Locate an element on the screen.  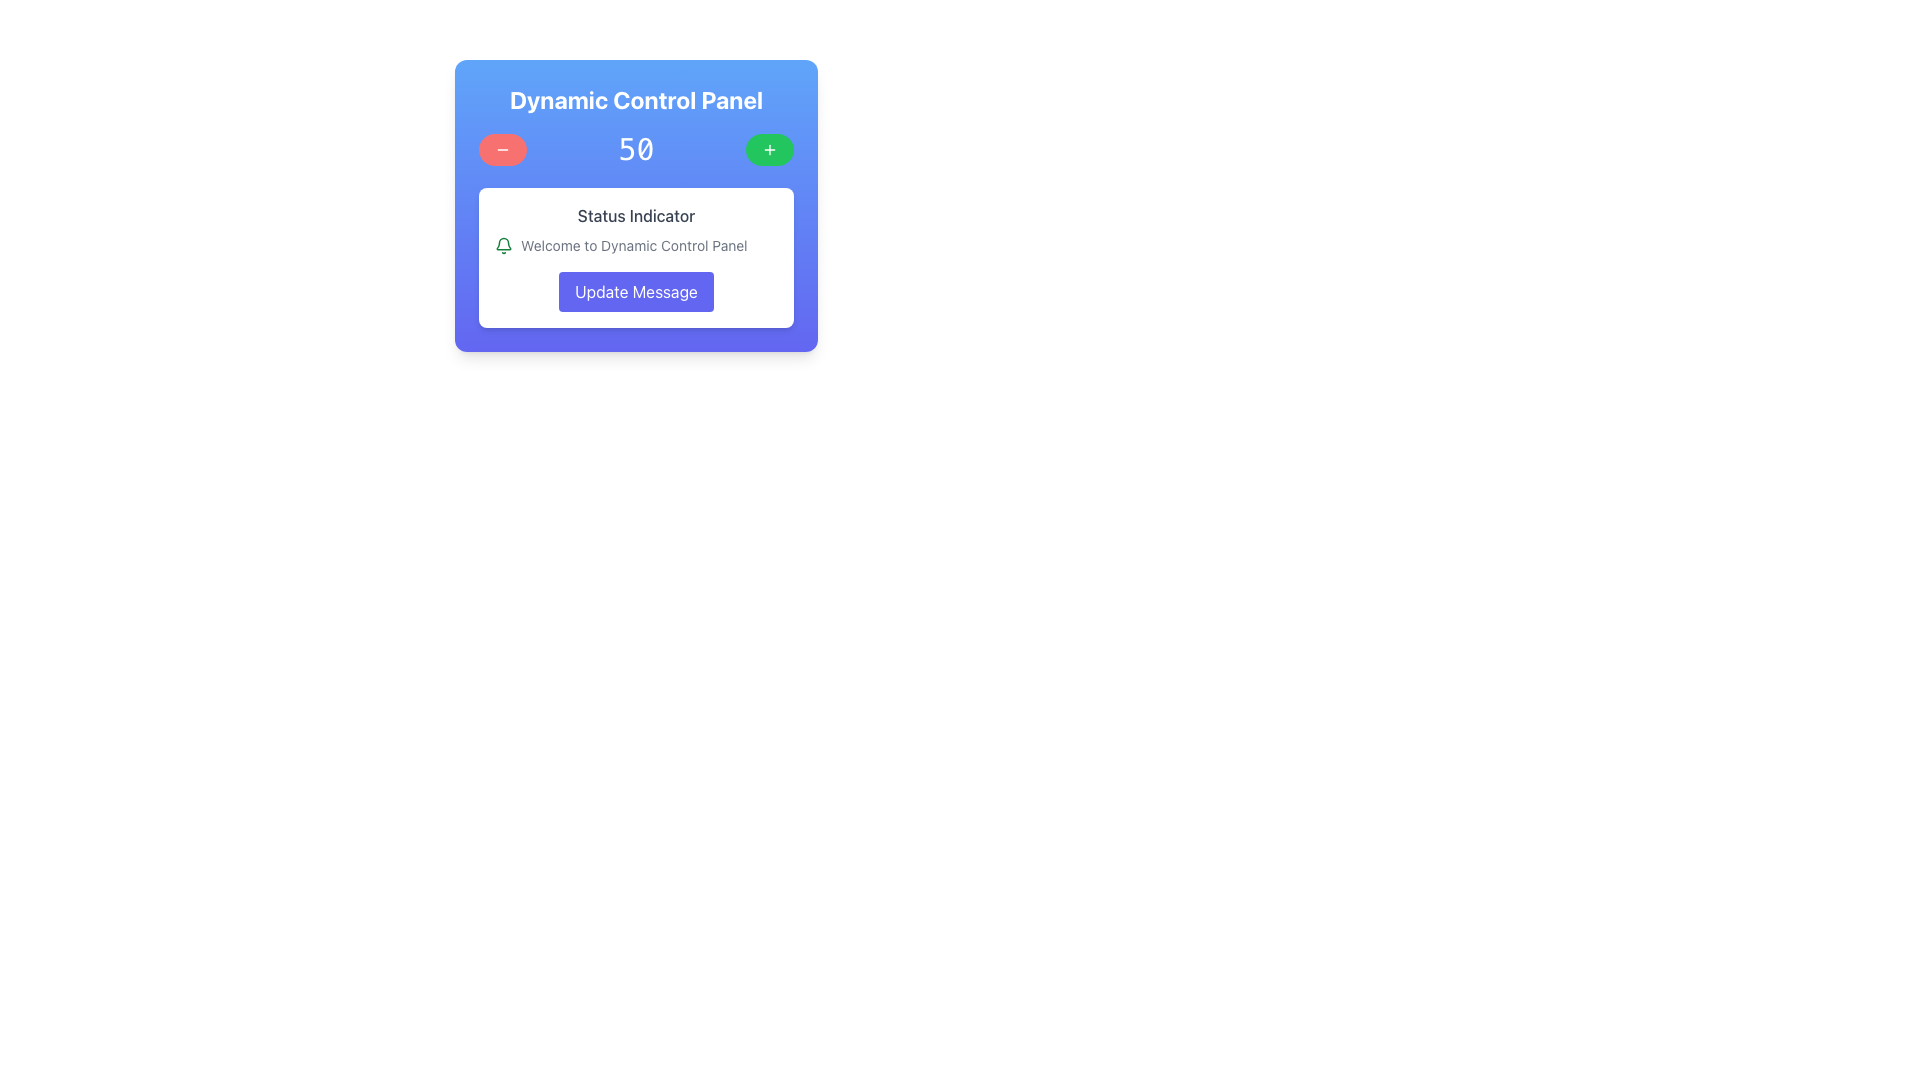
the circular button with a red background and minus sign icon located on the left side of the 'Dynamic Control Panel' to observe any interactive styling changes is located at coordinates (503, 149).